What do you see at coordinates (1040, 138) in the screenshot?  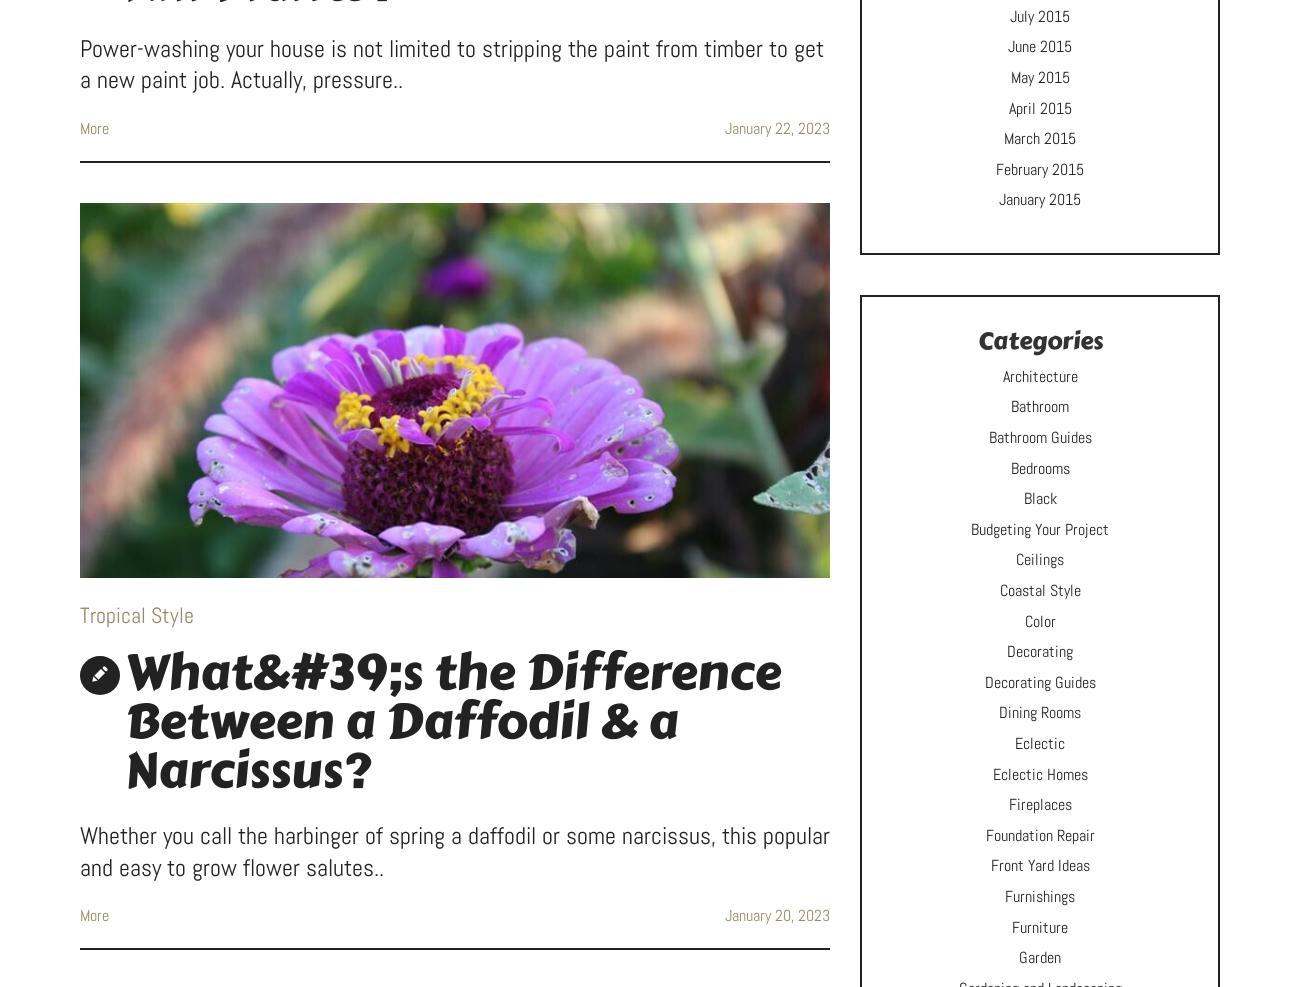 I see `'March 2015'` at bounding box center [1040, 138].